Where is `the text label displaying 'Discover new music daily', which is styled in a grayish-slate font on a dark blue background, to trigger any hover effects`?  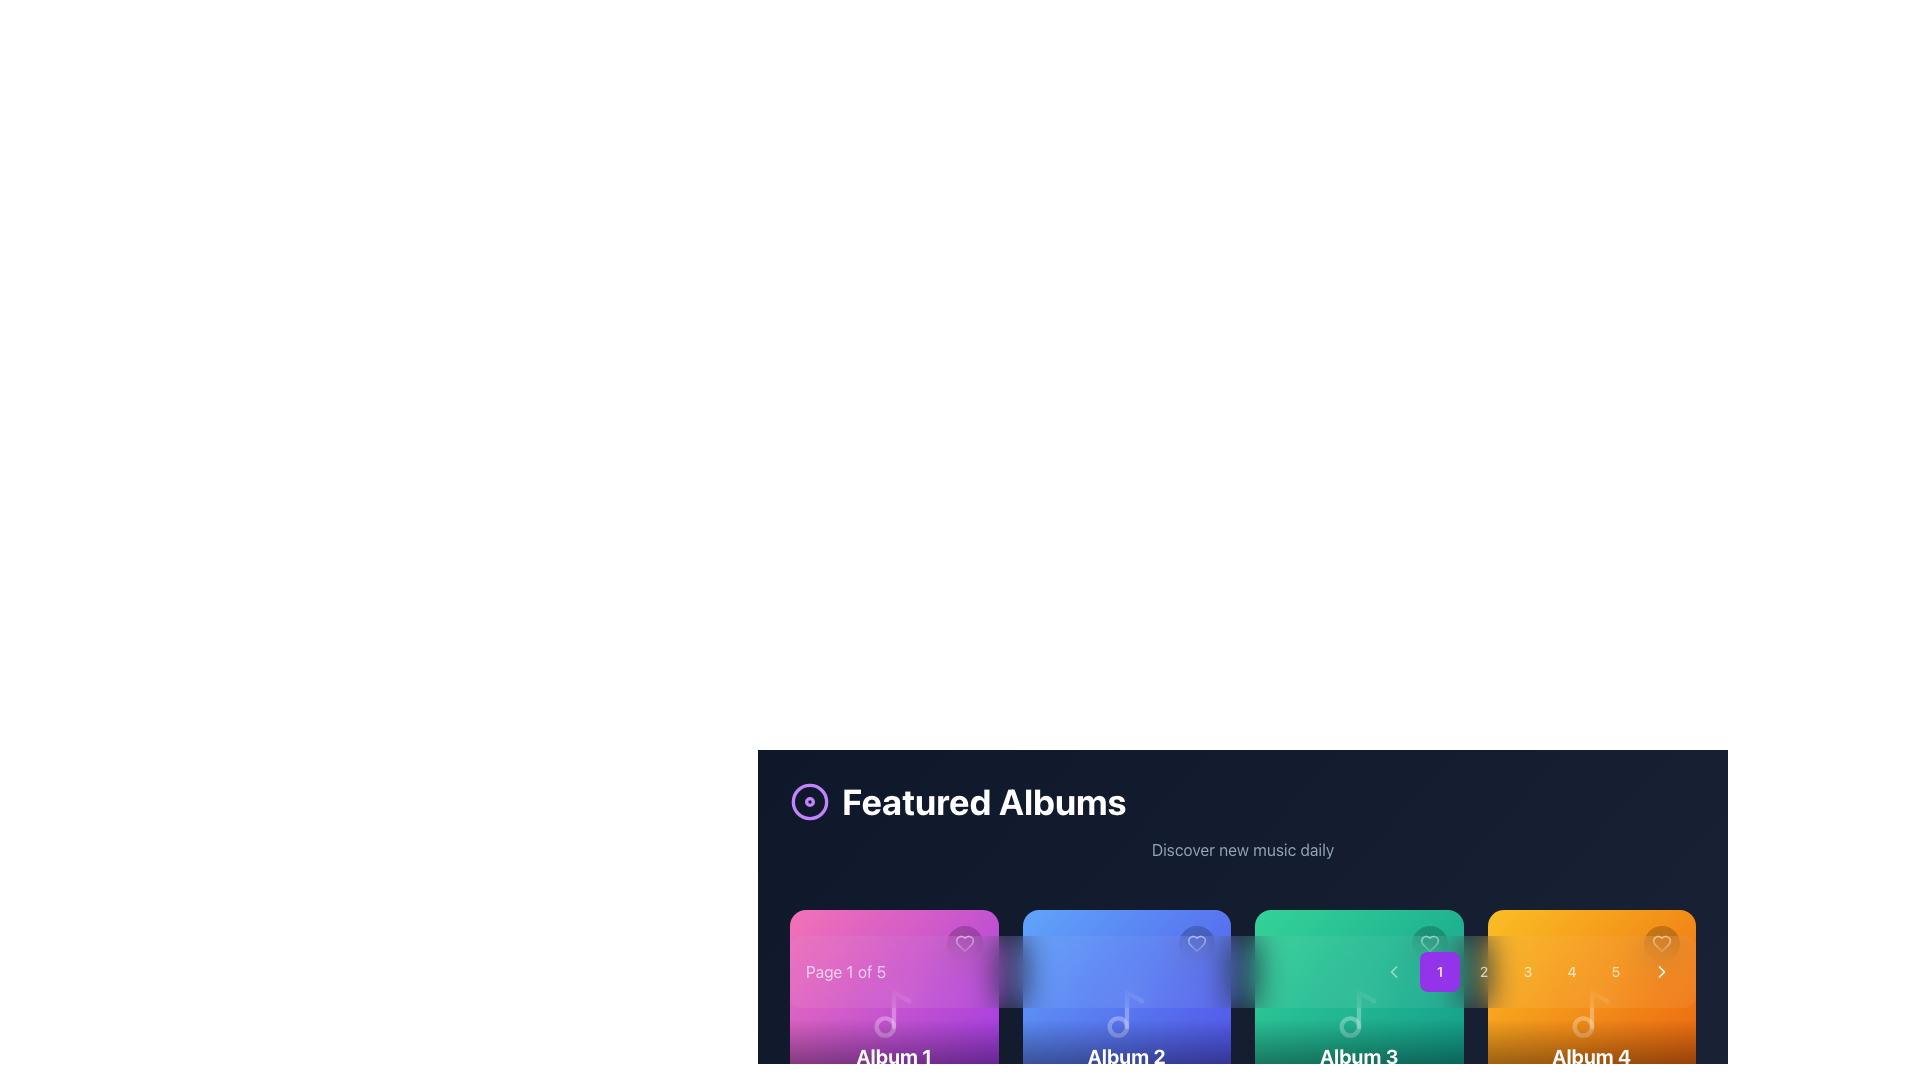
the text label displaying 'Discover new music daily', which is styled in a grayish-slate font on a dark blue background, to trigger any hover effects is located at coordinates (1242, 849).